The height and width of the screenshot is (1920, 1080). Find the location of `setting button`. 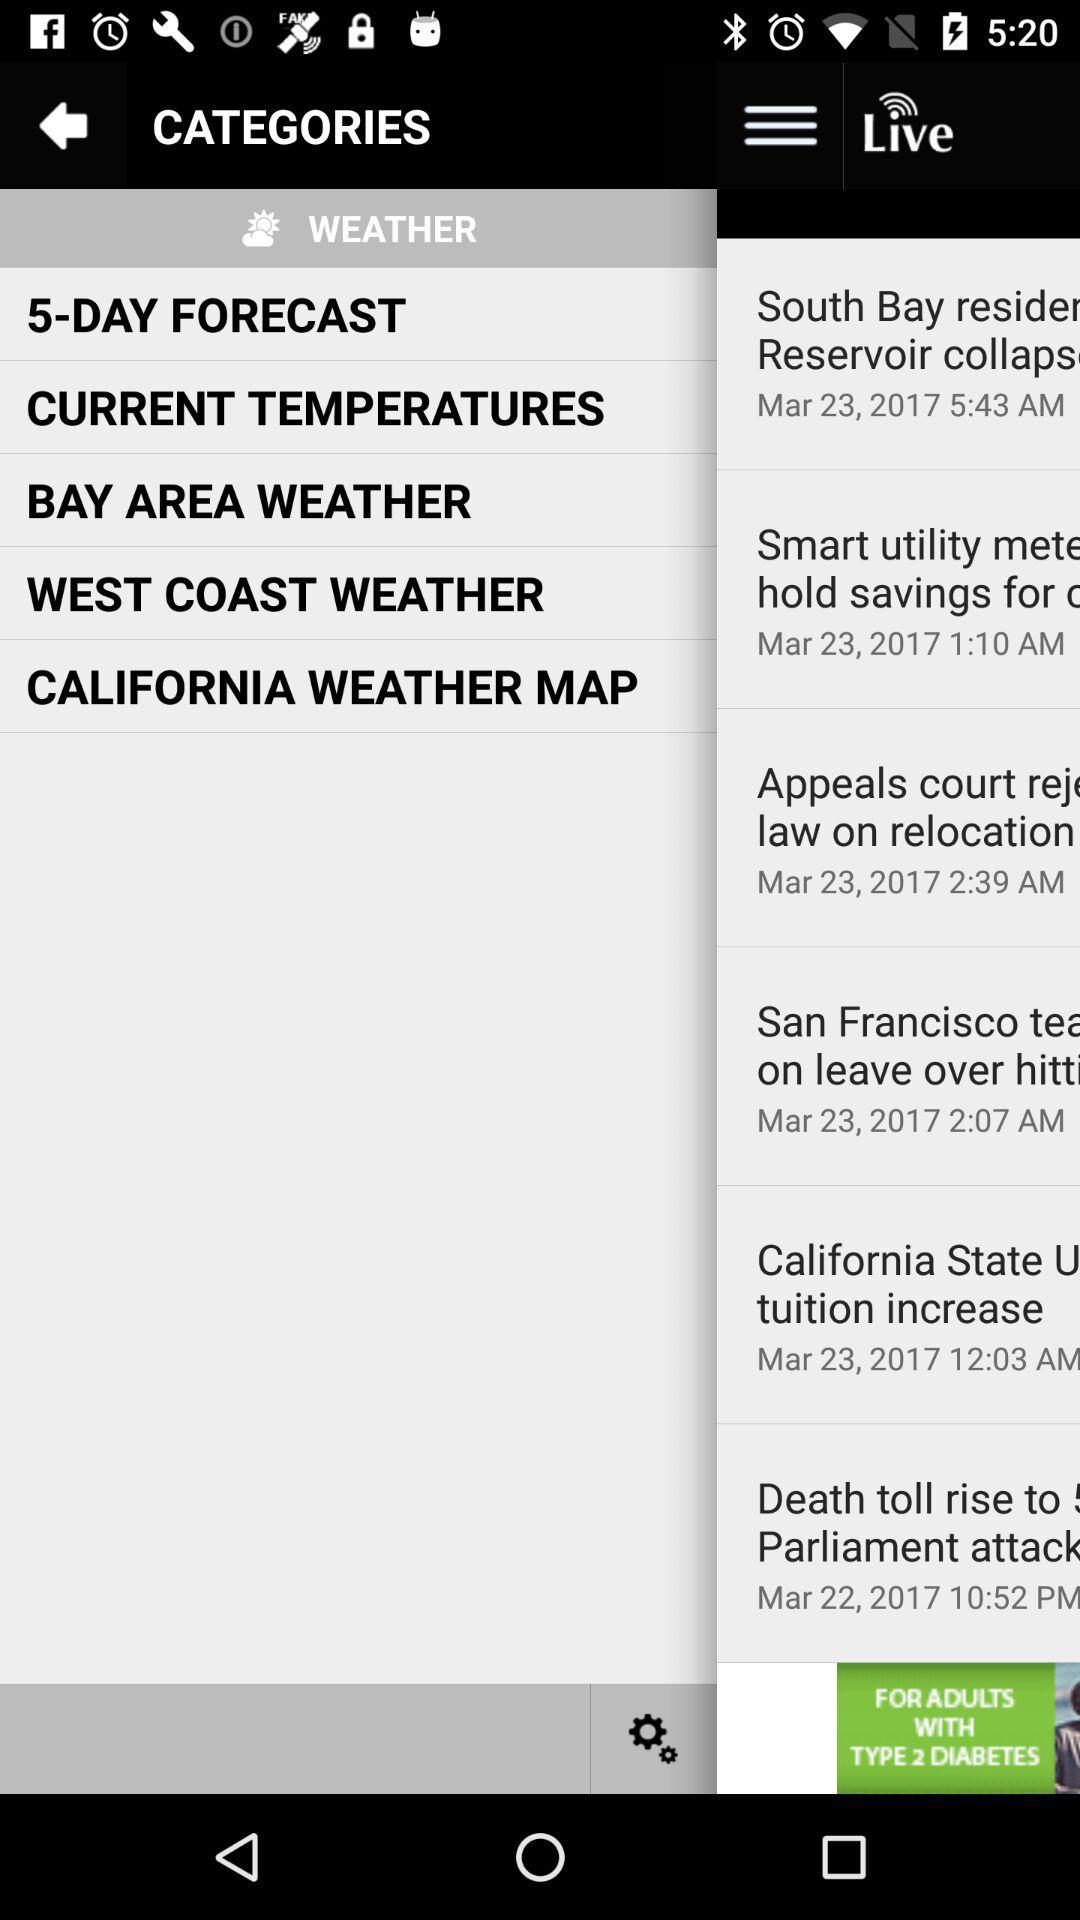

setting button is located at coordinates (654, 1737).